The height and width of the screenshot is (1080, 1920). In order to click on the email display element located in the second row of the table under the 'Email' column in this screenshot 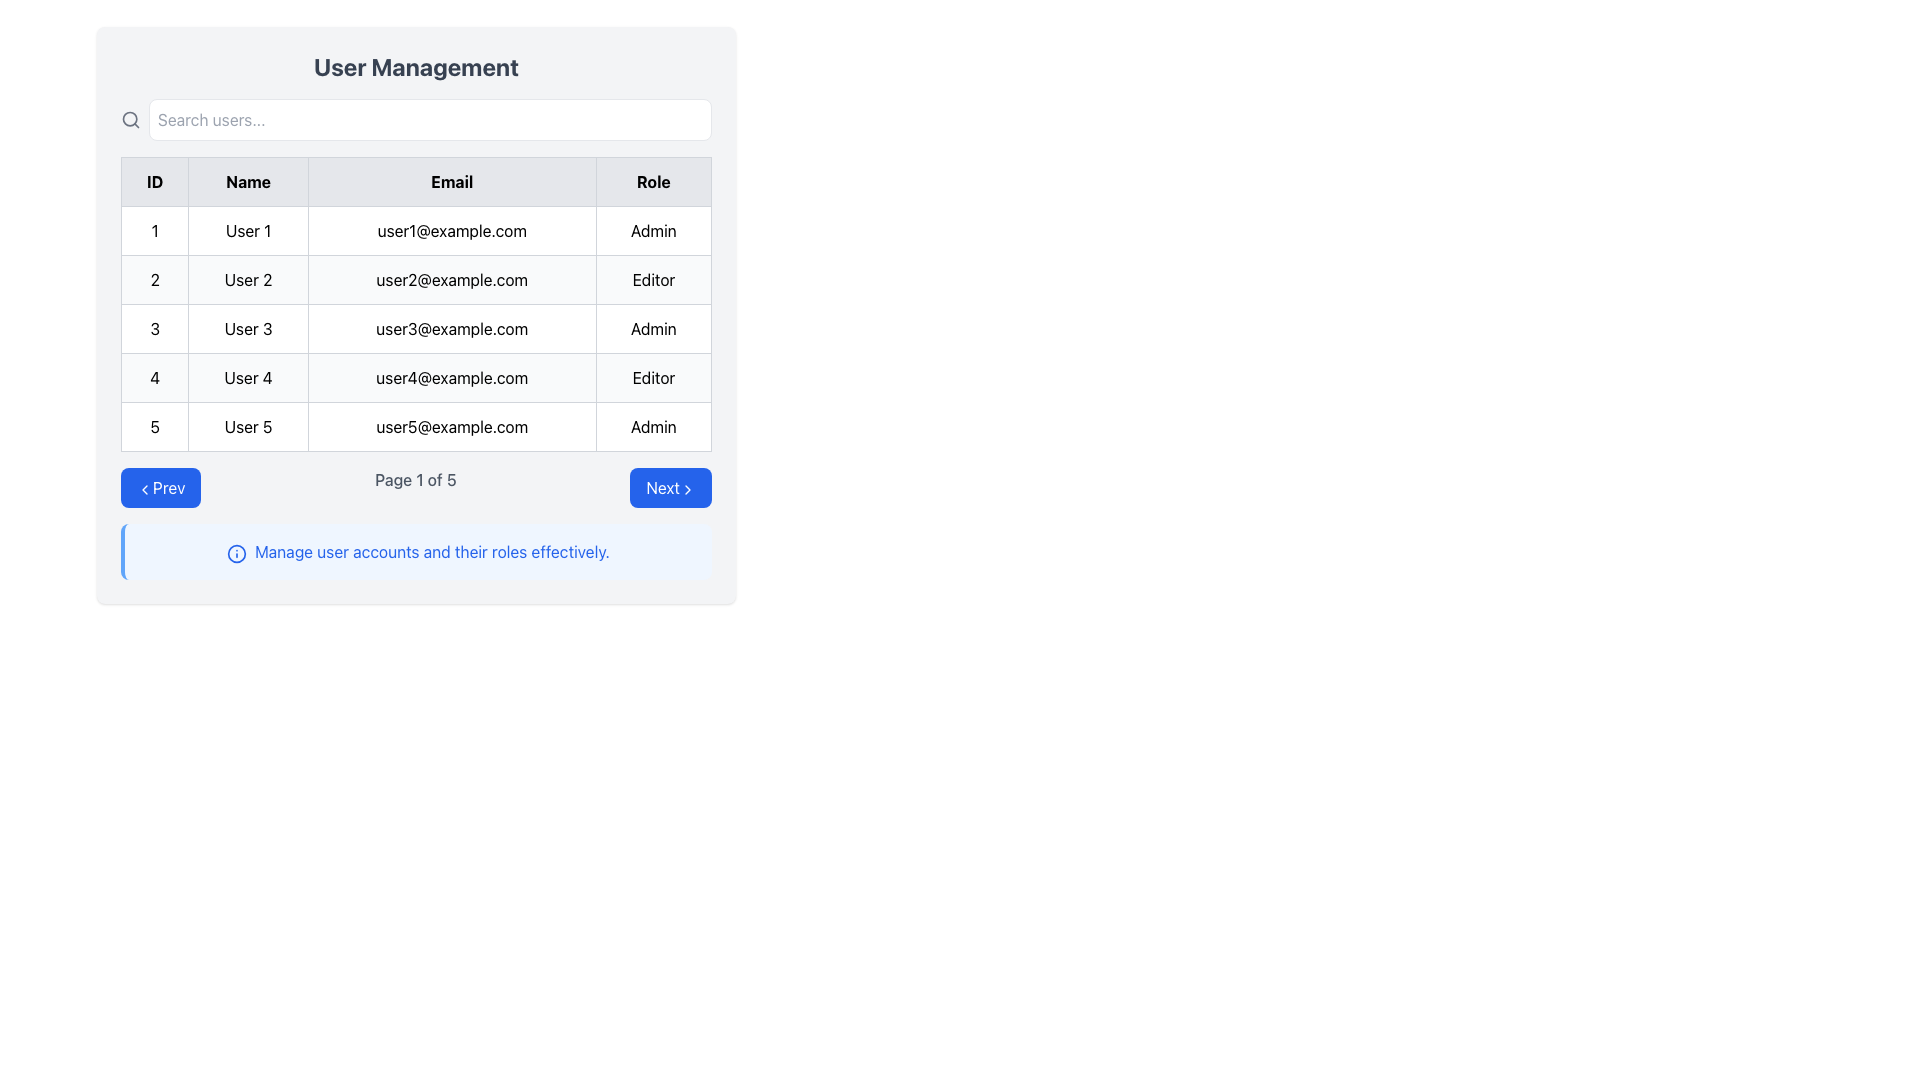, I will do `click(451, 280)`.